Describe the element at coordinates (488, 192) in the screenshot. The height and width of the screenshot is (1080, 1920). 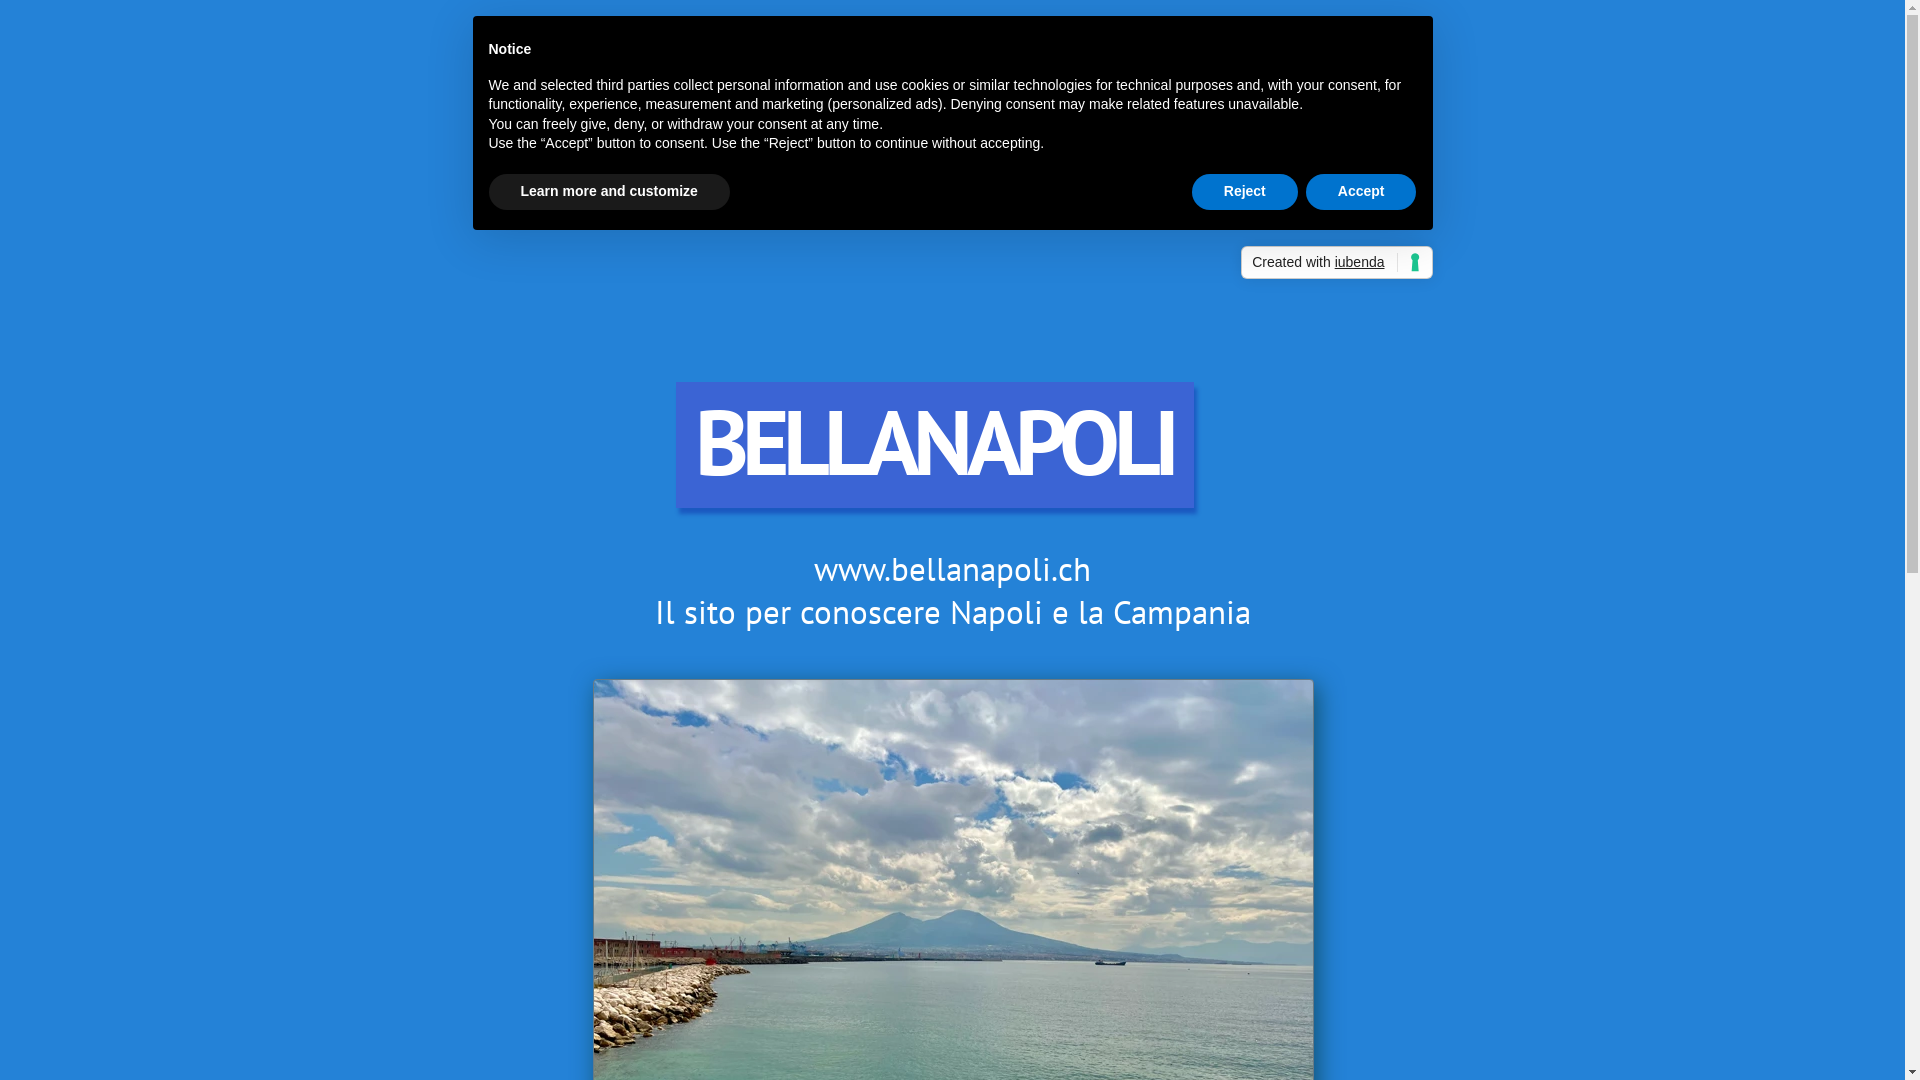
I see `'Learn more and customize'` at that location.